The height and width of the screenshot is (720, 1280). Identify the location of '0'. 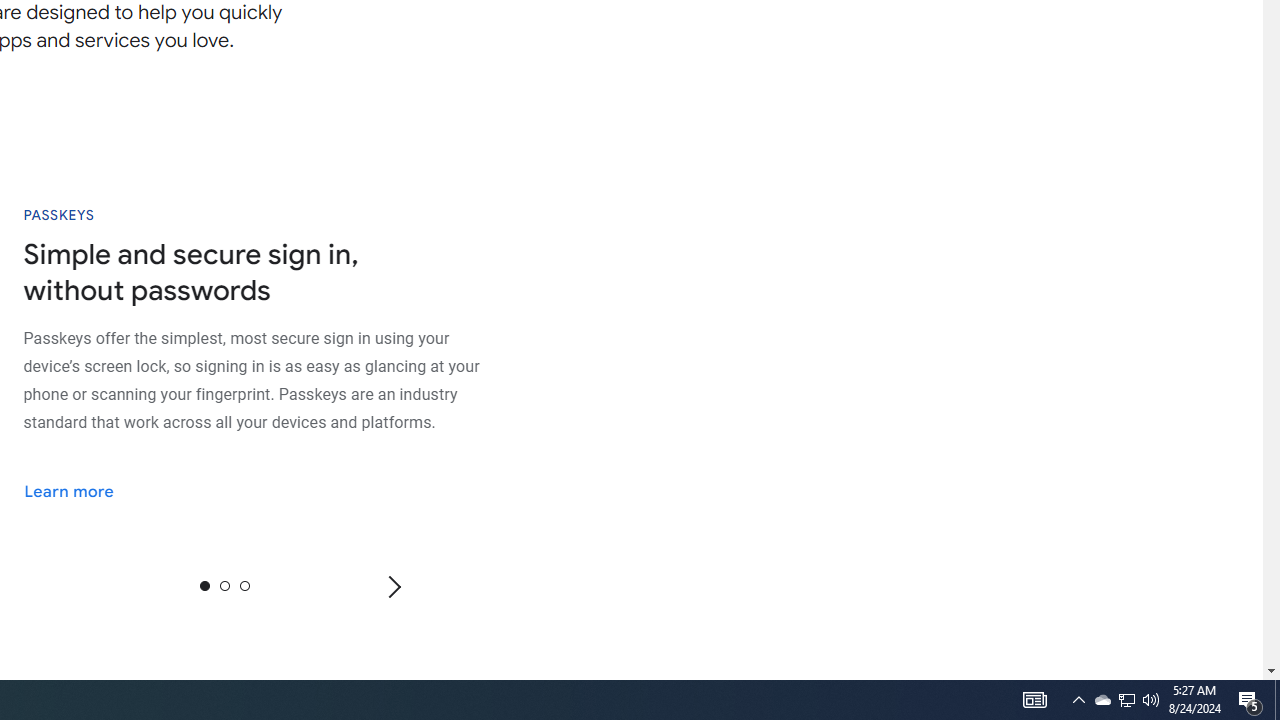
(204, 585).